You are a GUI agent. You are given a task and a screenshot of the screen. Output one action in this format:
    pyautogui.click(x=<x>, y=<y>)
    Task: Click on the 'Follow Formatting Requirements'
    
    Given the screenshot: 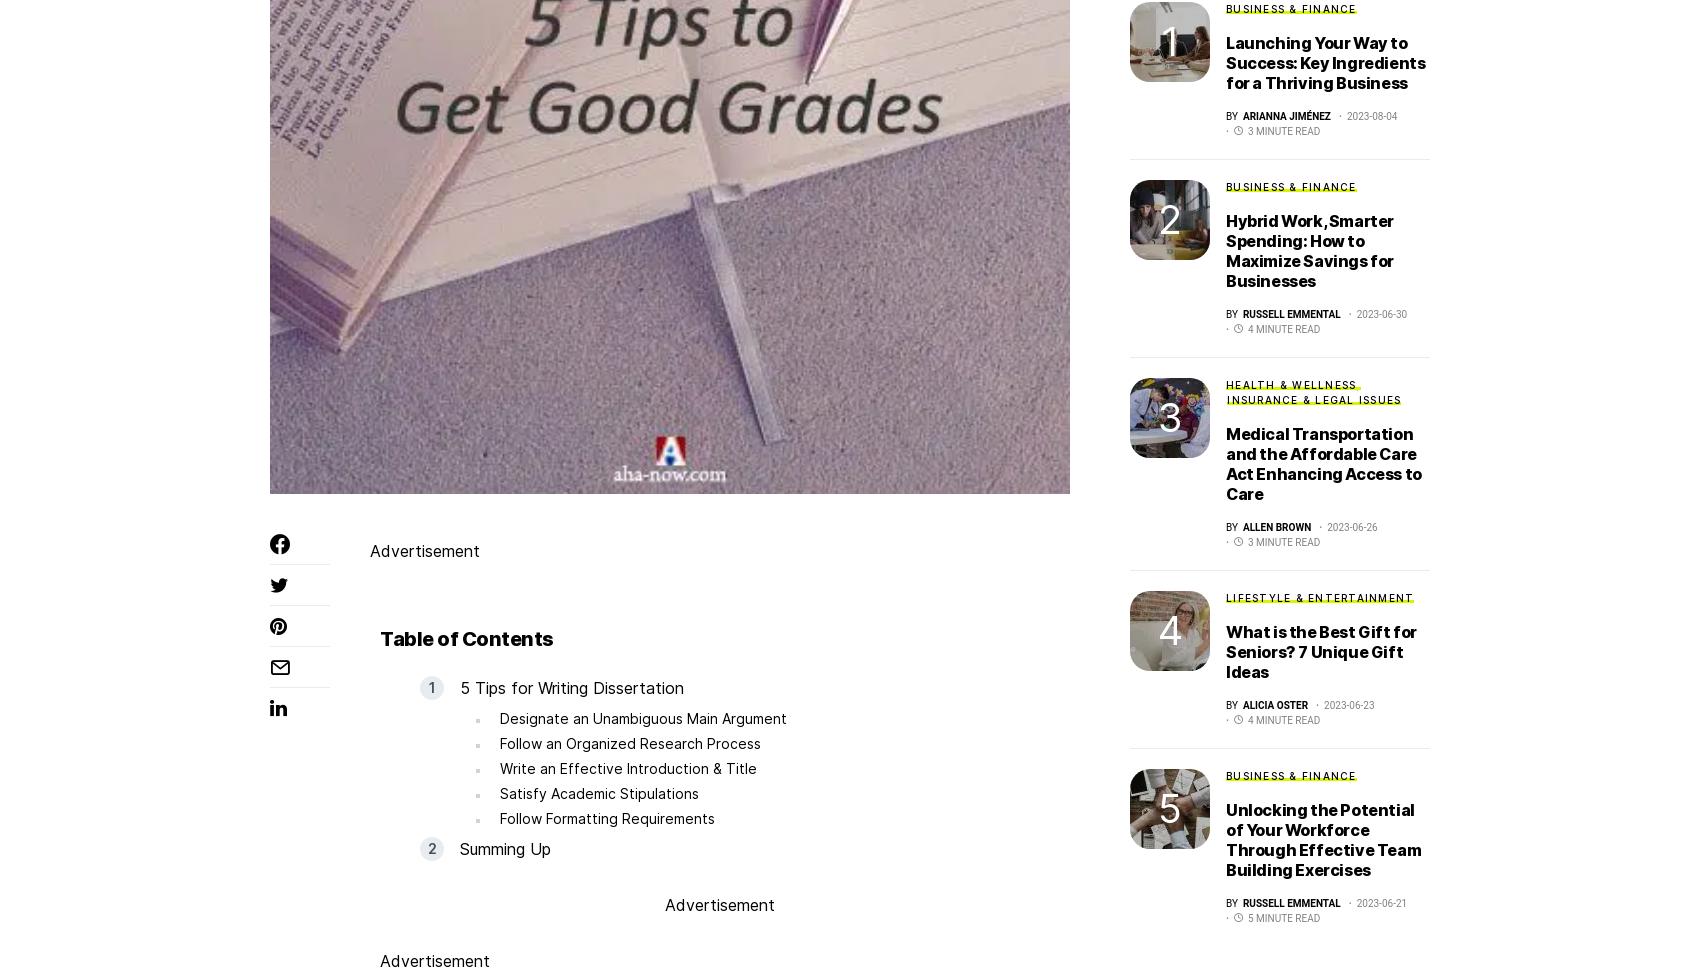 What is the action you would take?
    pyautogui.click(x=606, y=818)
    